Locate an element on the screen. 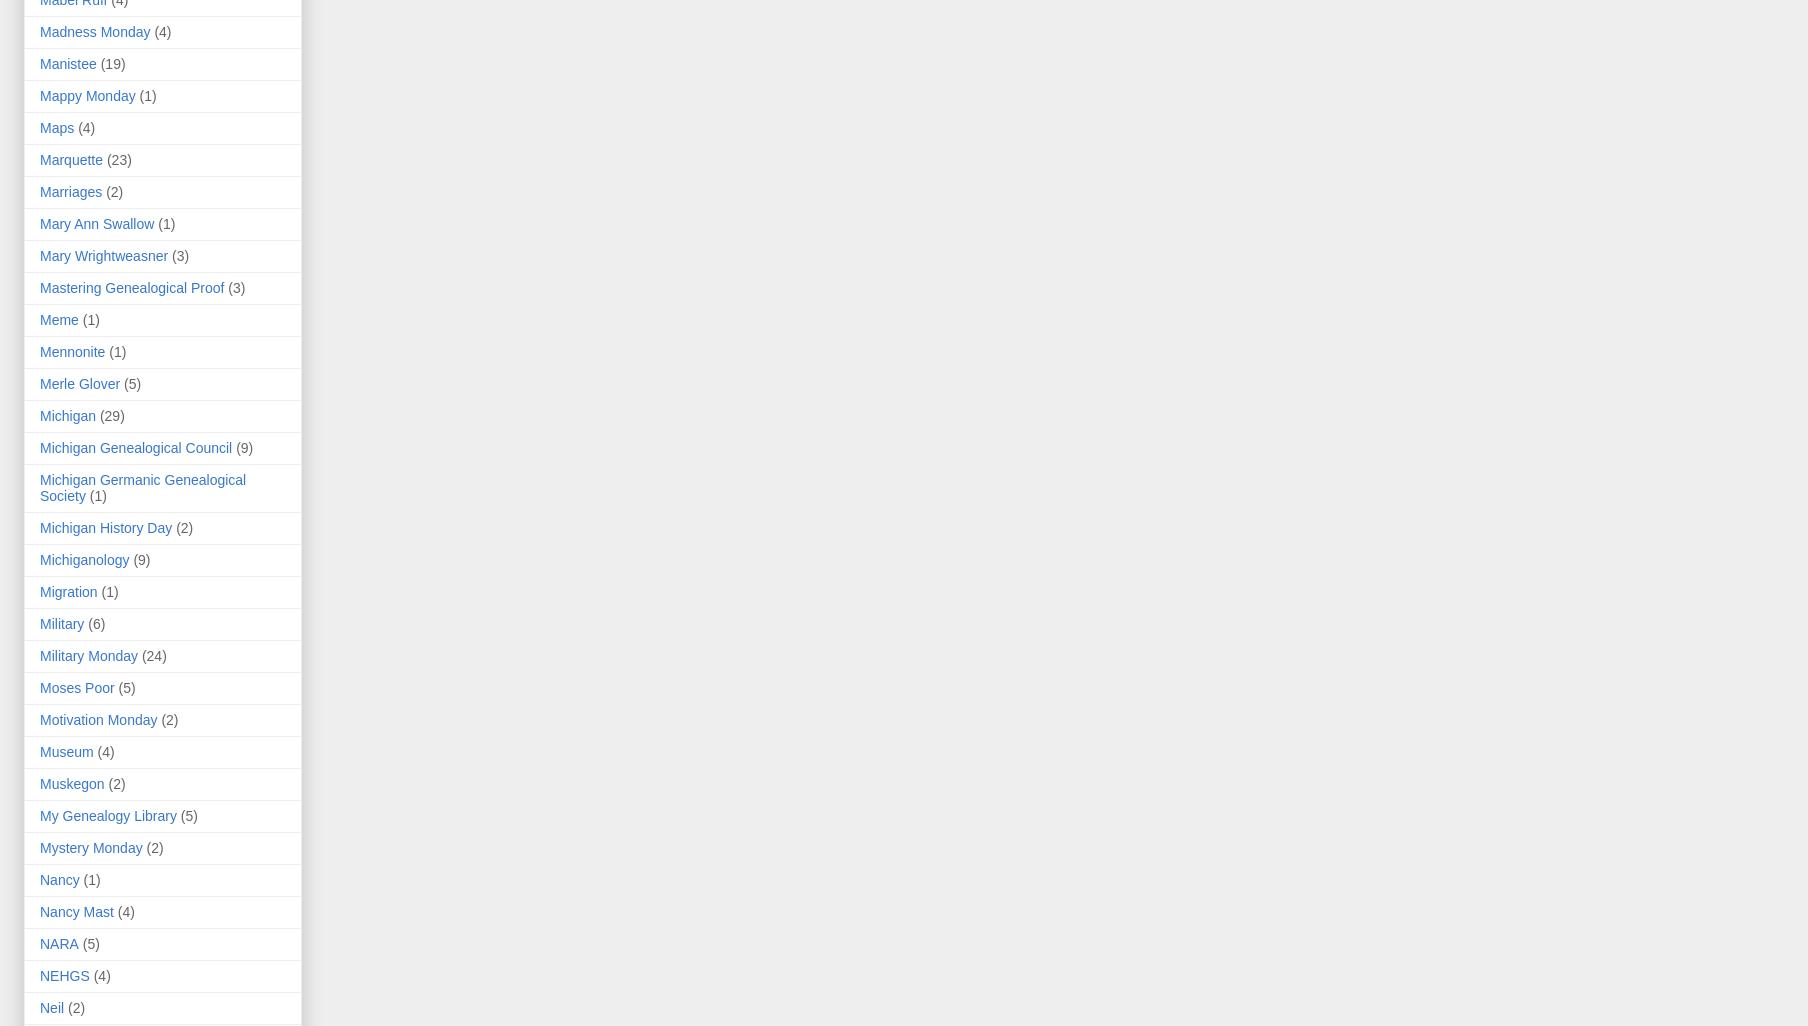  'Military' is located at coordinates (62, 624).